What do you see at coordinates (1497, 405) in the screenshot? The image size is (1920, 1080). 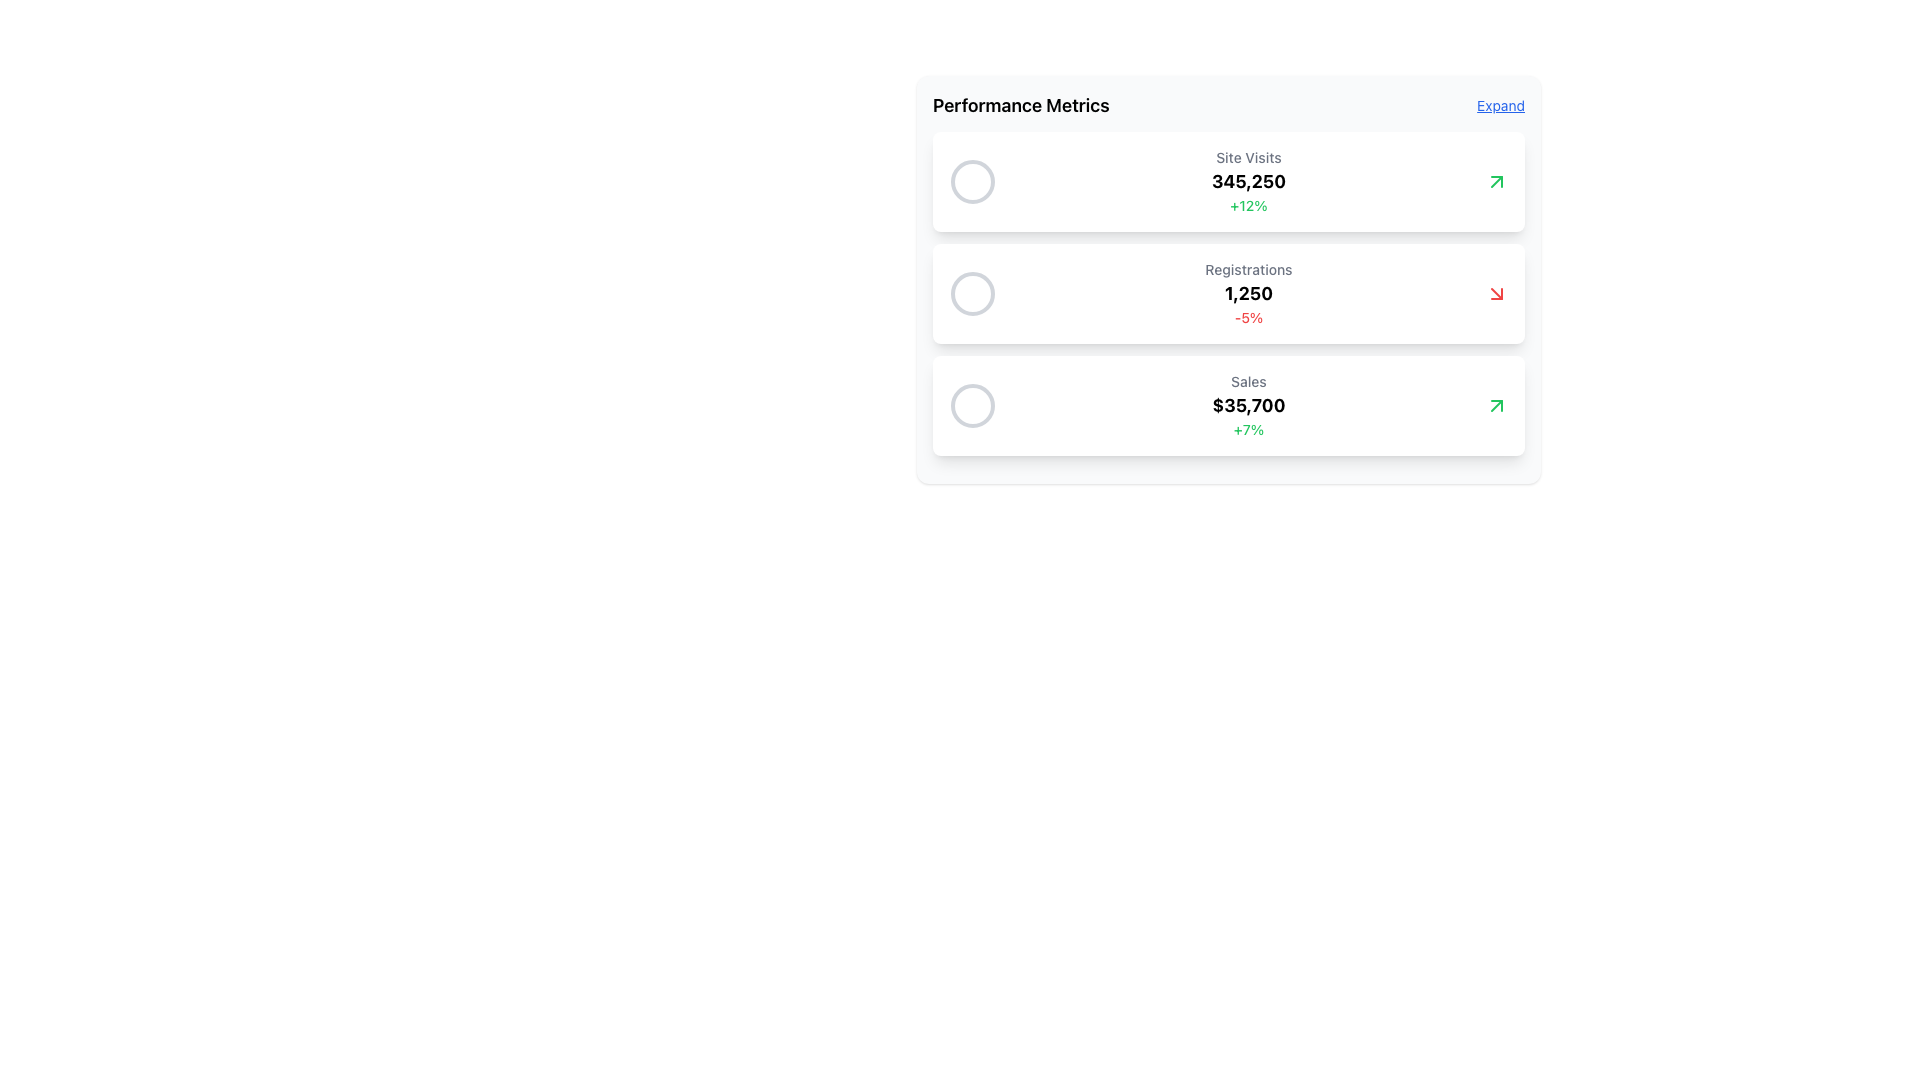 I see `the positive trend represented by the green upward-right arrow icon located at the far right of the 'Sales' card, specifically at the end of the list item showing '$35,700 +7%'` at bounding box center [1497, 405].